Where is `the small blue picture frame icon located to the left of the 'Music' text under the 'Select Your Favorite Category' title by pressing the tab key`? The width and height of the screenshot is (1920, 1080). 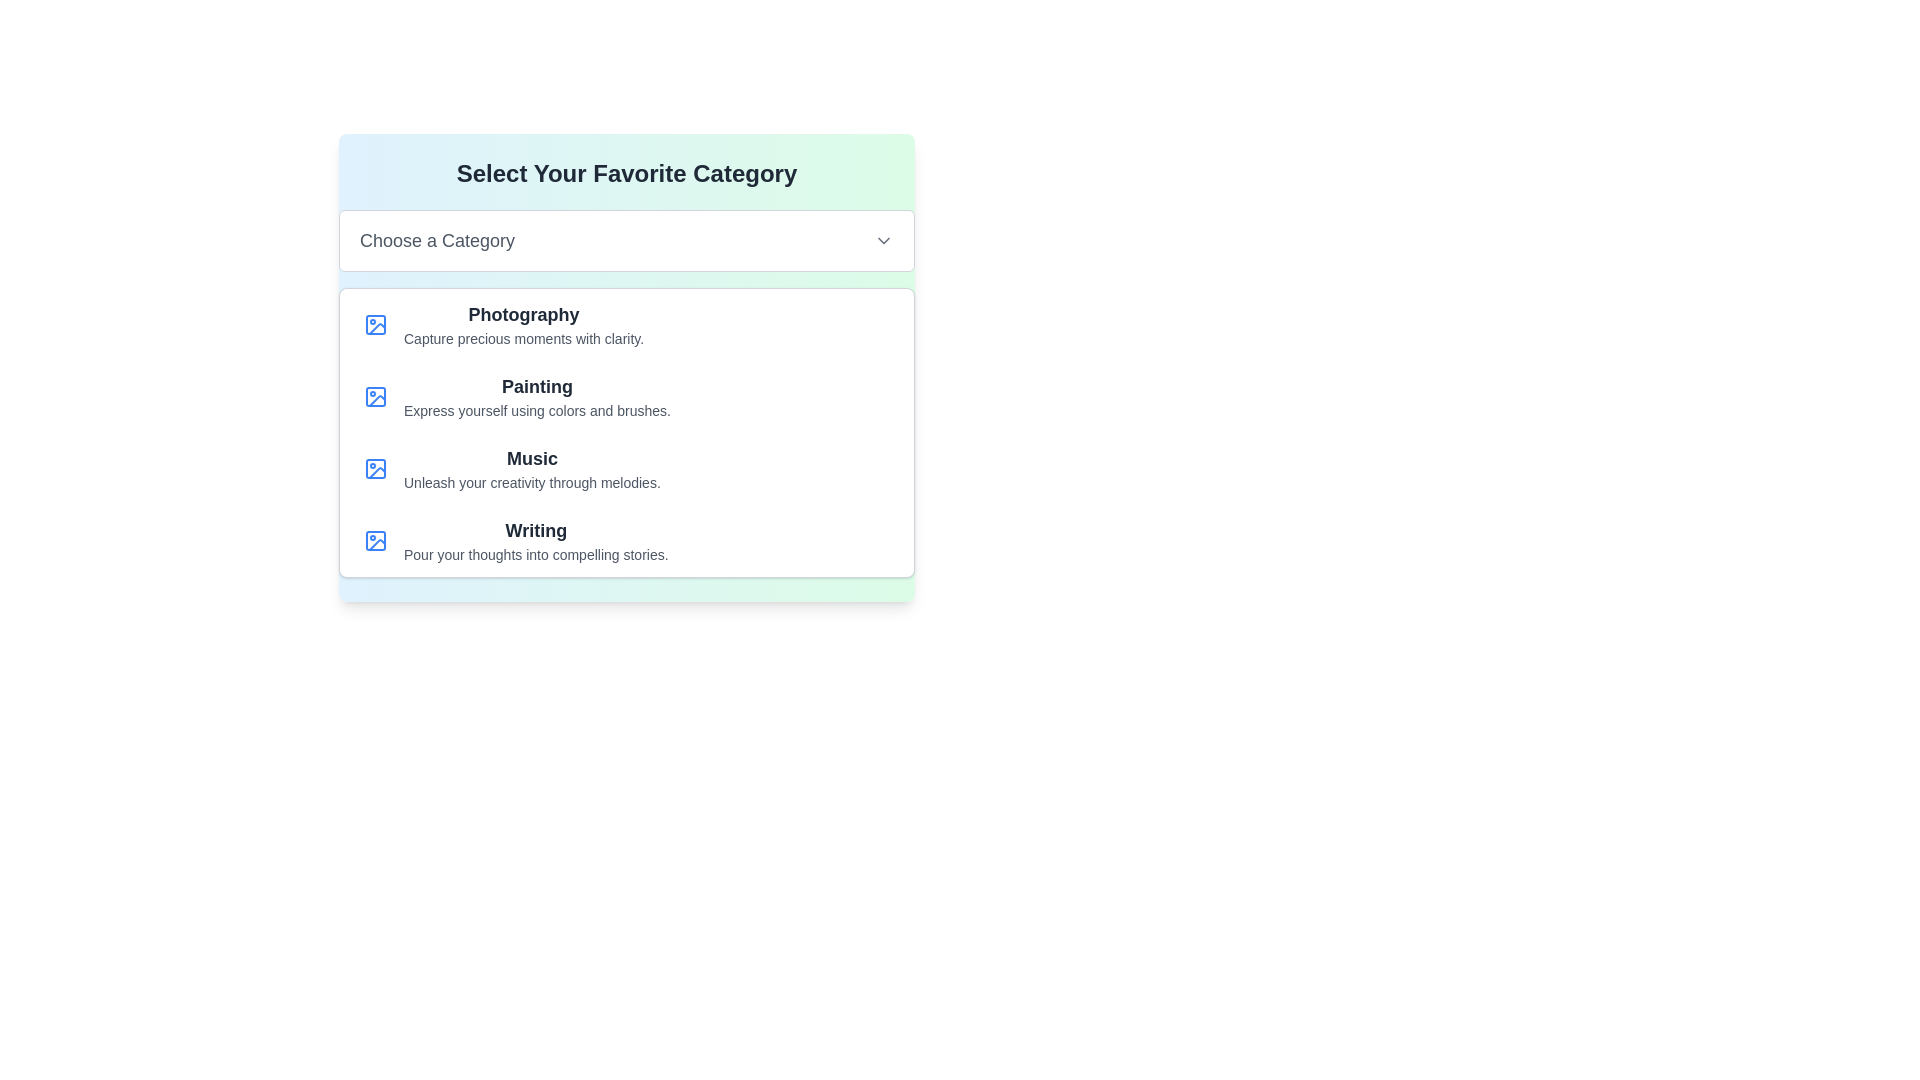 the small blue picture frame icon located to the left of the 'Music' text under the 'Select Your Favorite Category' title by pressing the tab key is located at coordinates (375, 469).